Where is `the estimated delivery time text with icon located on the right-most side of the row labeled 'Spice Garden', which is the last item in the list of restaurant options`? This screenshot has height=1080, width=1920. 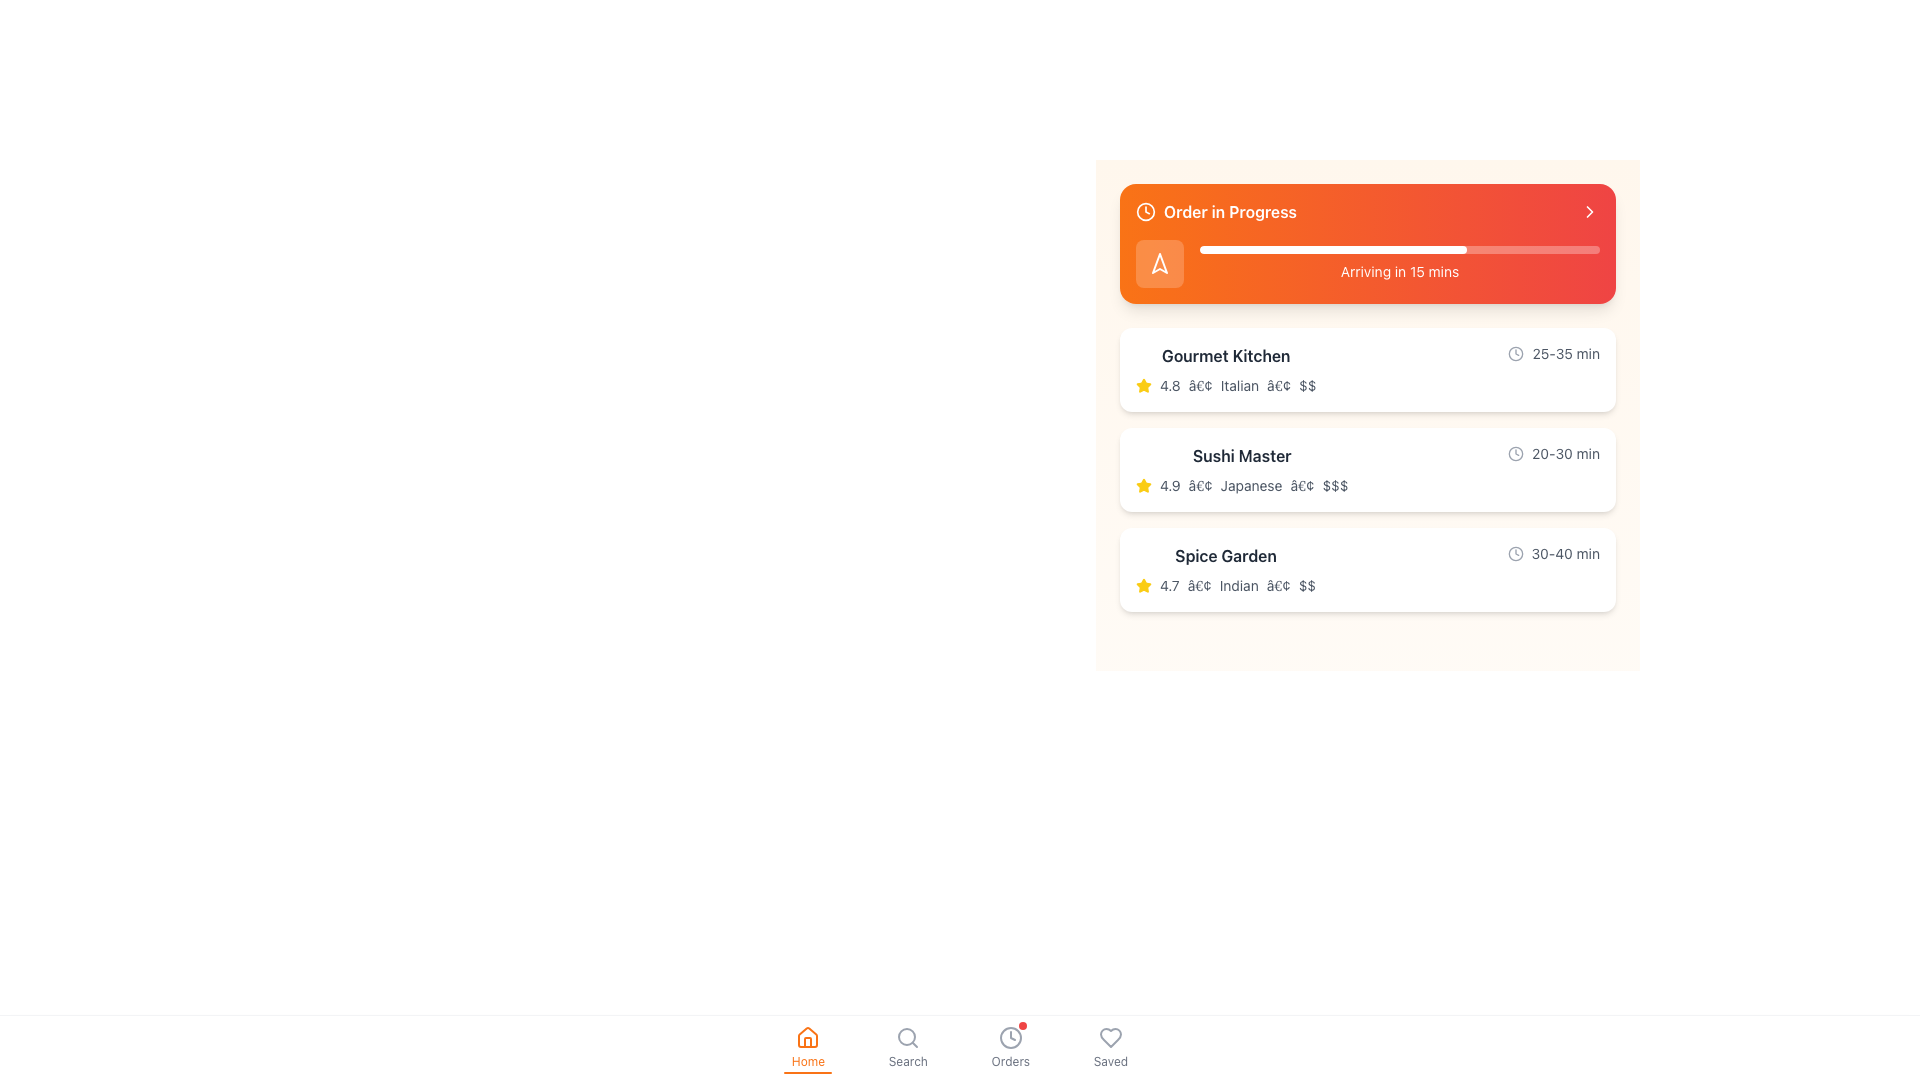
the estimated delivery time text with icon located on the right-most side of the row labeled 'Spice Garden', which is the last item in the list of restaurant options is located at coordinates (1552, 554).